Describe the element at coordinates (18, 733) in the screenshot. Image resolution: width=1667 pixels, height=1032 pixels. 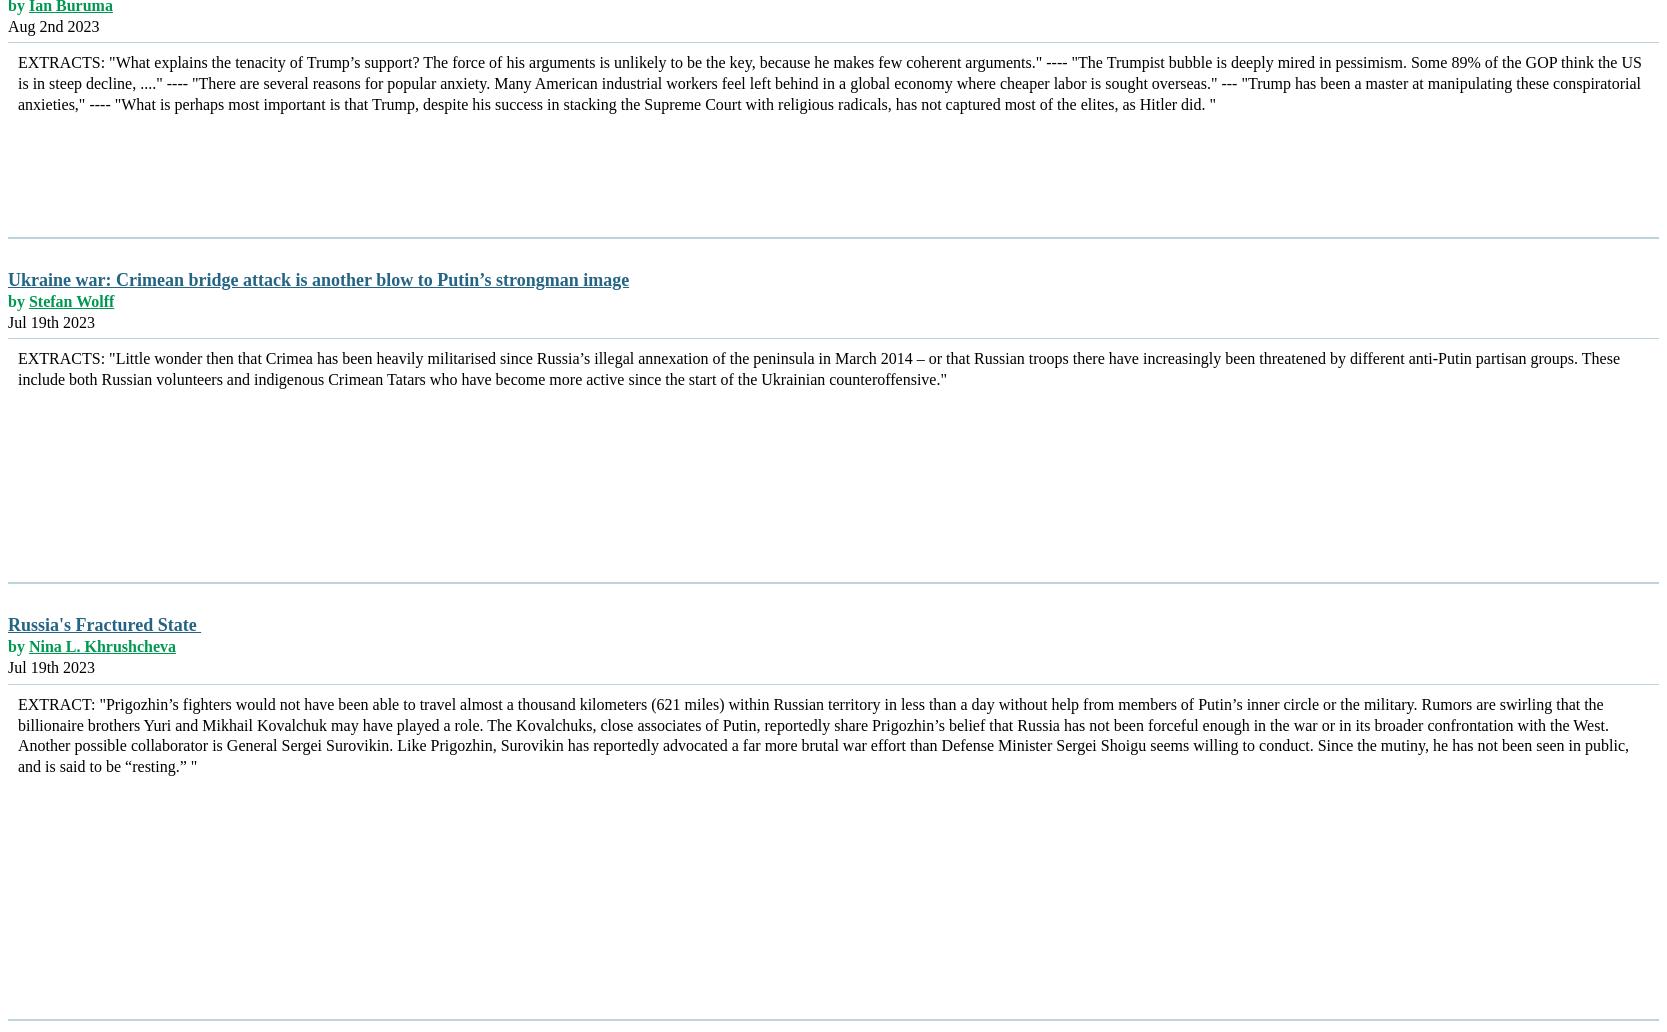
I see `'EXTRACT: "Prigozhin’s fighters would not have been able to travel almost a thousand kilometers (621 miles) within Russian territory in less than a day without help from members of Putin’s inner circle or the military. Rumors are swirling that the billionaire brothers Yuri and Mikhail Kovalchuk may have played a role. The Kovalchuks, close associates of Putin, reportedly share Prigozhin’s belief that Russia has not been forceful enough in the war or in its broader confrontation with the West.

Another possible collaborator is General Sergei Surovikin. Like Prigozhin, Surovikin has reportedly advocated a far more brutal war effort than Defense Minister Sergei Shoigu seems willing to conduct. Since the mutiny, he has not been seen in public, and is said to be “resting.” "'` at that location.